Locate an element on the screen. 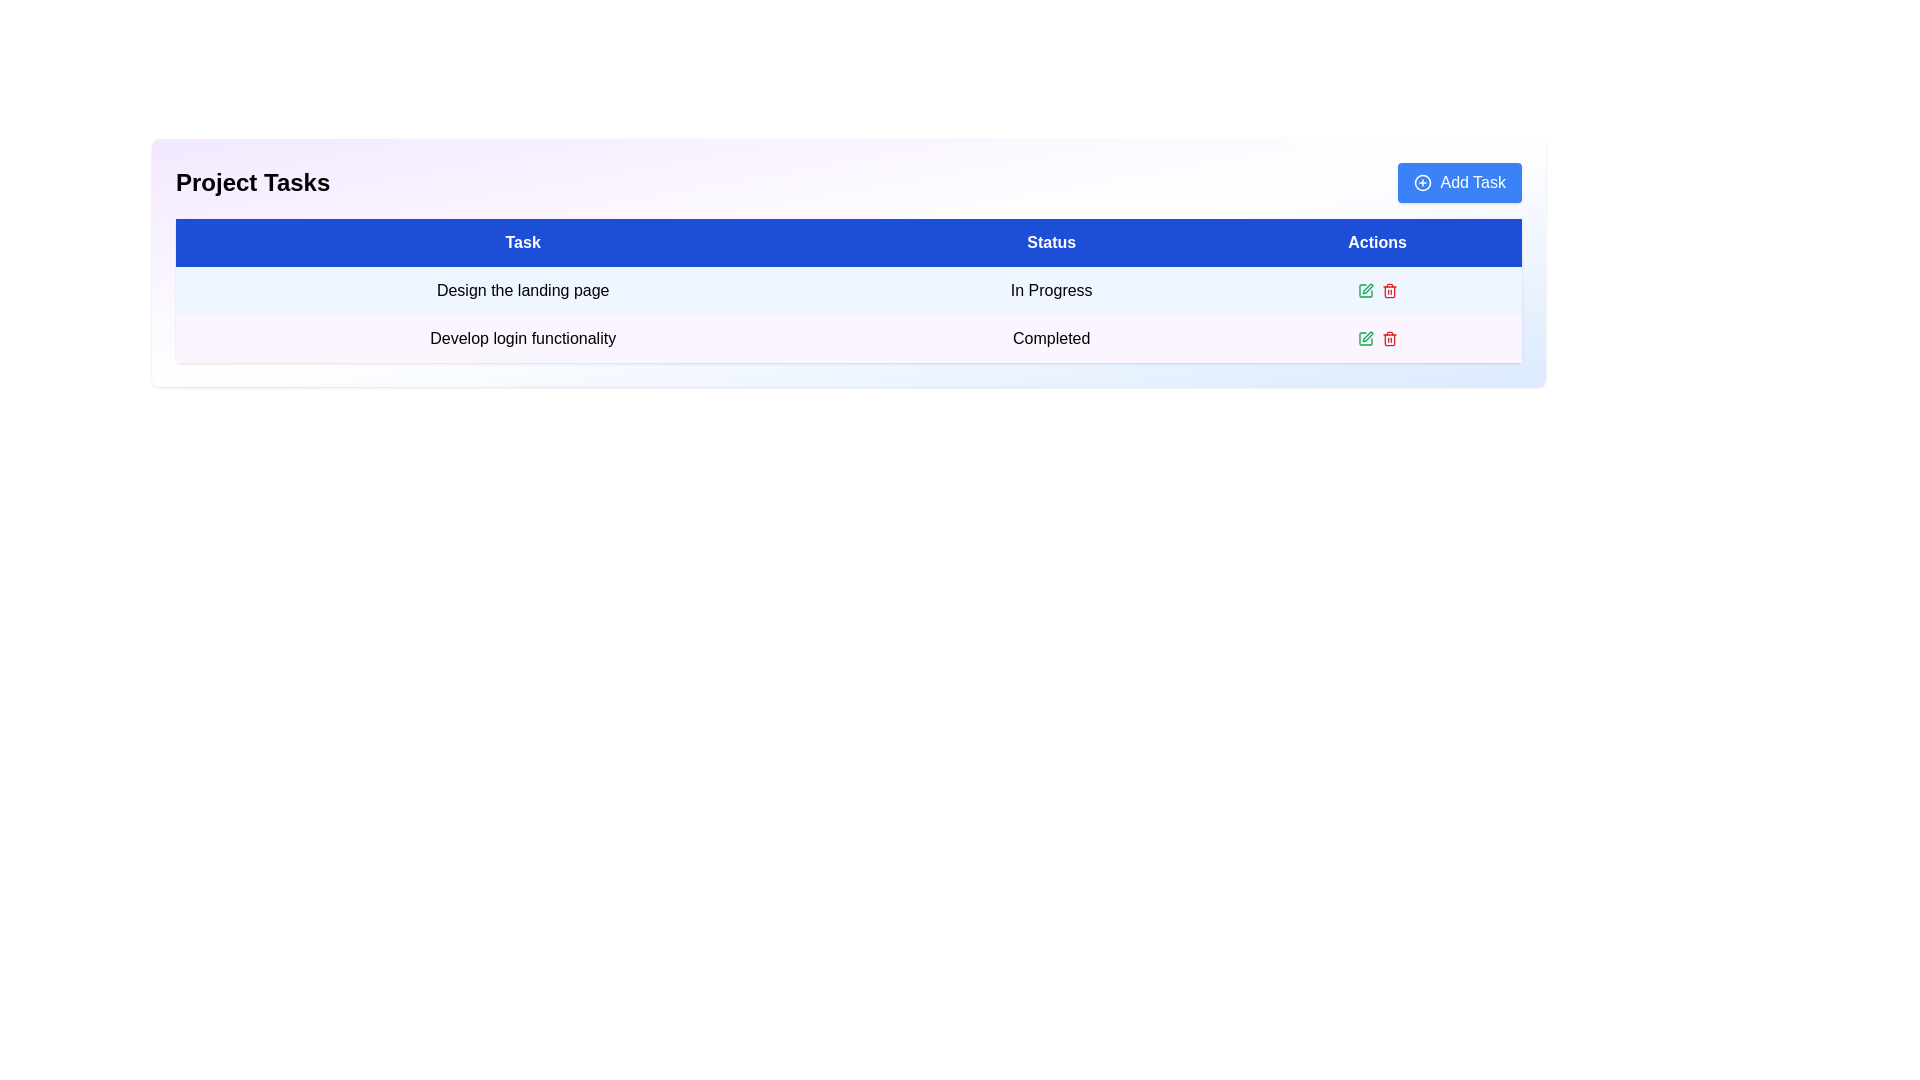  the circular shape graphic located in the top-right corner of the interface, part of an icon next to the blue 'Add Task' button is located at coordinates (1422, 182).